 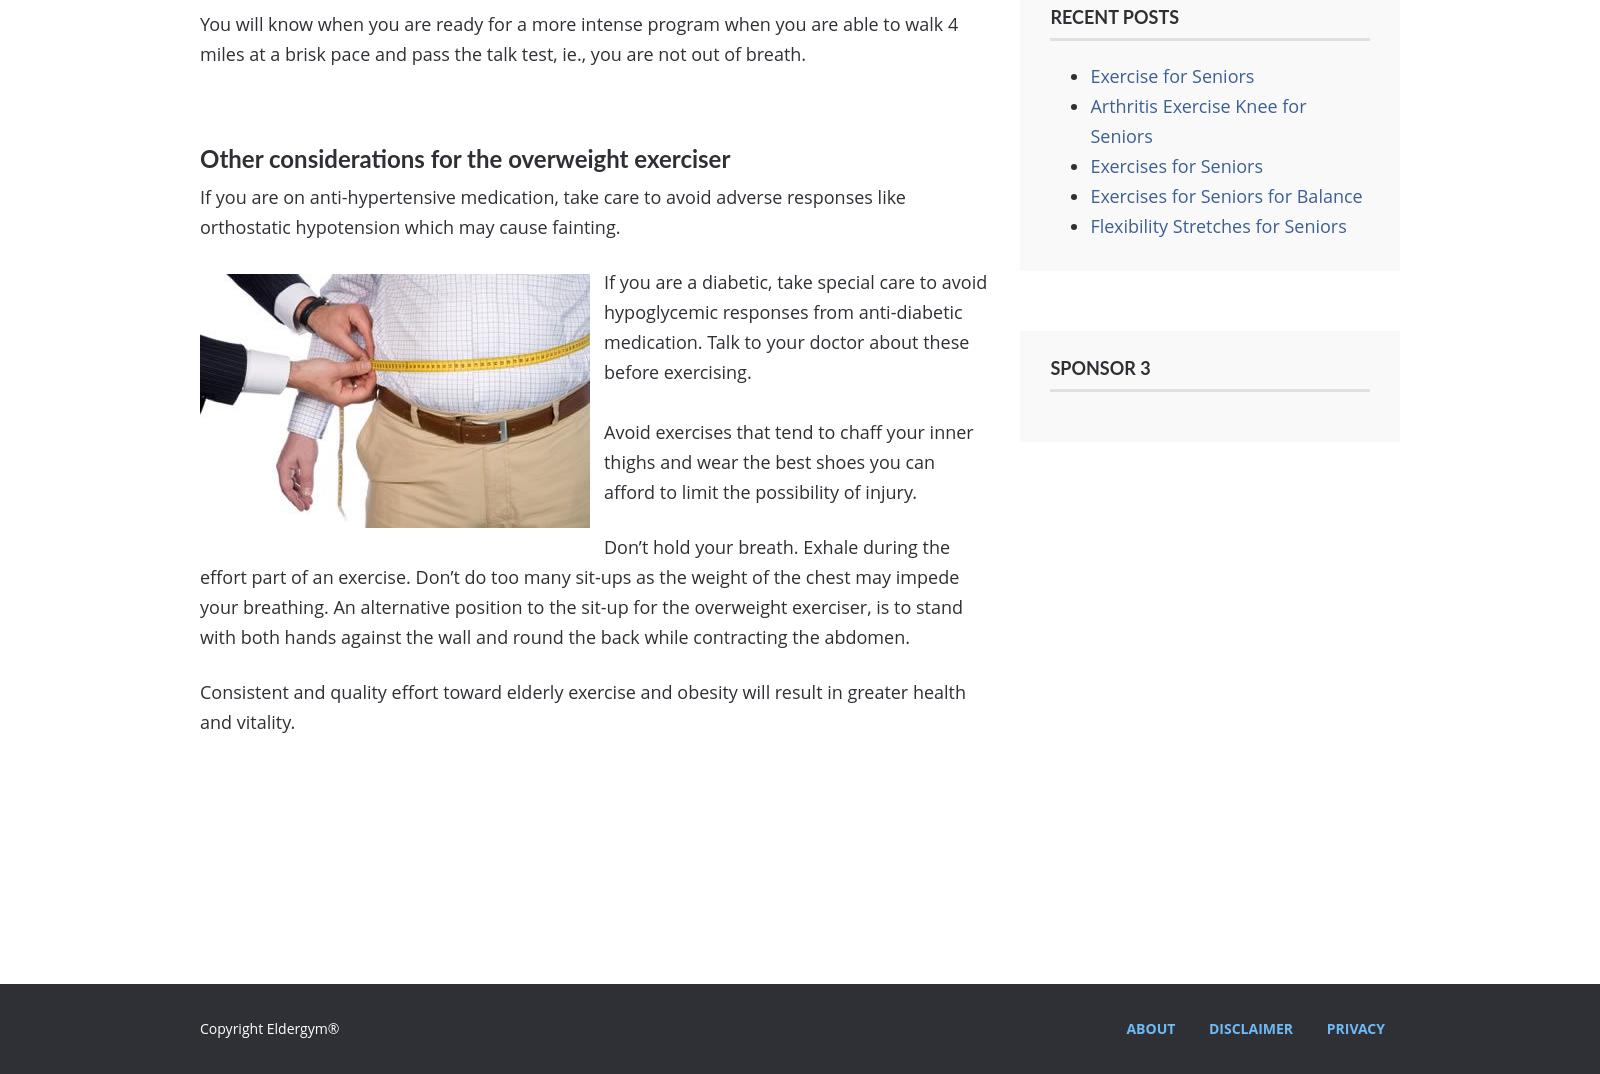 What do you see at coordinates (580, 590) in the screenshot?
I see `'Don’t hold your breath. Exhale during the effort part of an exercise. Don’t do too many sit-ups as the weight of the chest may impede your breathing. An alternative position to the sit-up for the overweight exerciser, is to stand with both hands against the wall and round the back while contracting the abdomen.'` at bounding box center [580, 590].